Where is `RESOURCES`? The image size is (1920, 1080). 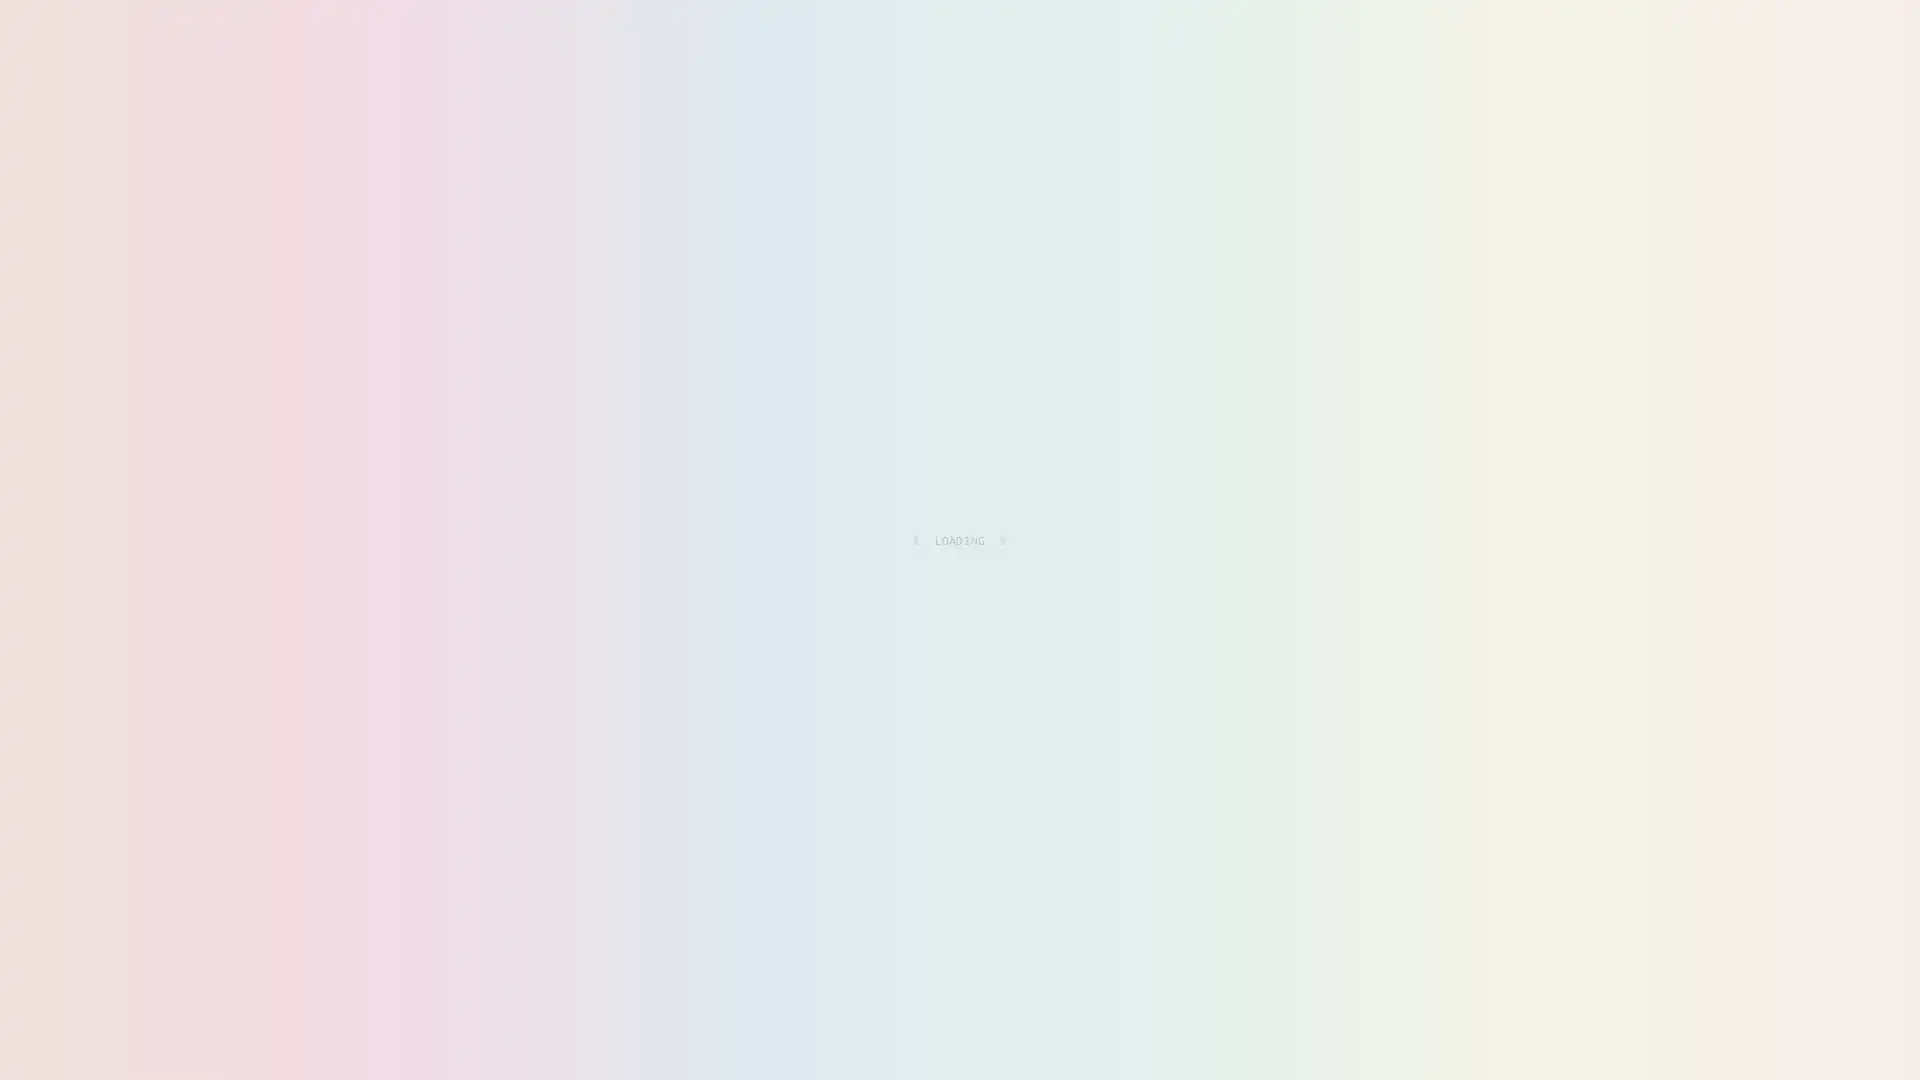
RESOURCES is located at coordinates (236, 212).